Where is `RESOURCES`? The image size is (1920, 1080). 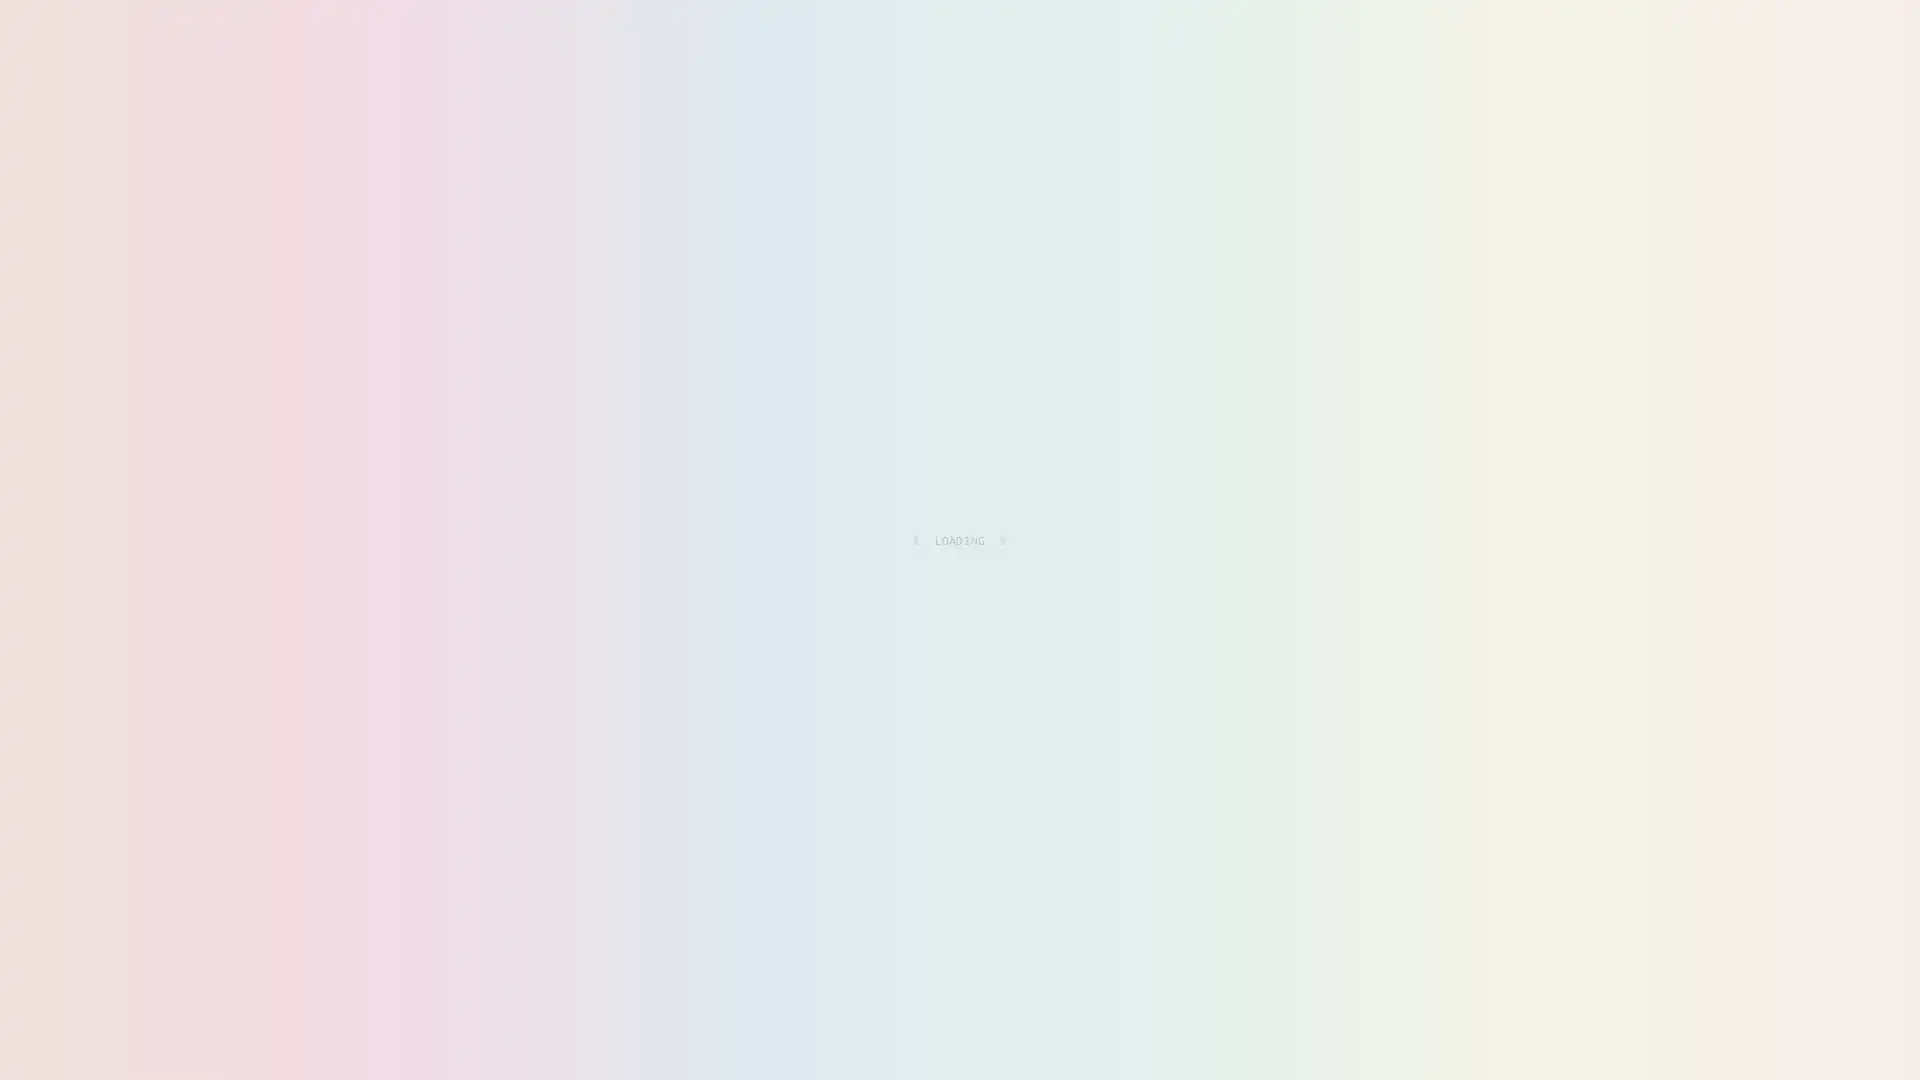
RESOURCES is located at coordinates (236, 212).